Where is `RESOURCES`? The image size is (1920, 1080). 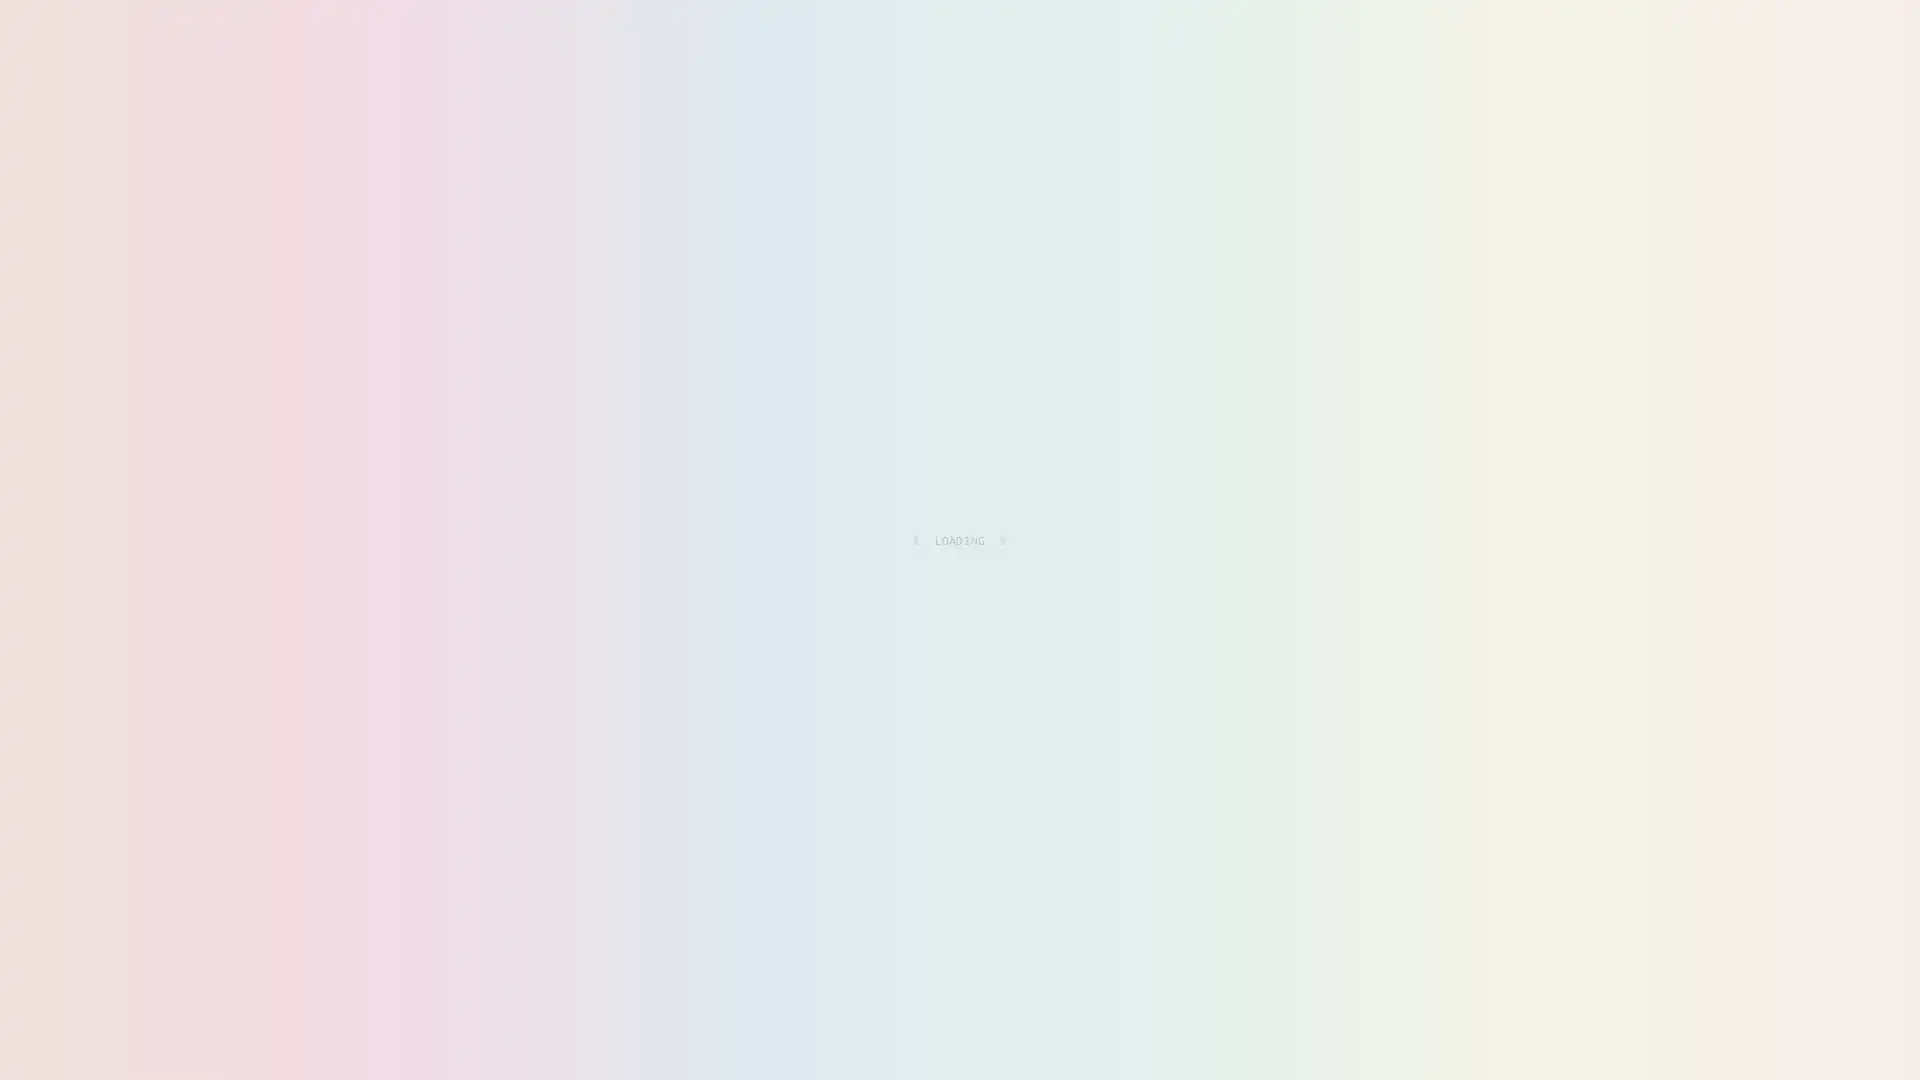
RESOURCES is located at coordinates (236, 212).